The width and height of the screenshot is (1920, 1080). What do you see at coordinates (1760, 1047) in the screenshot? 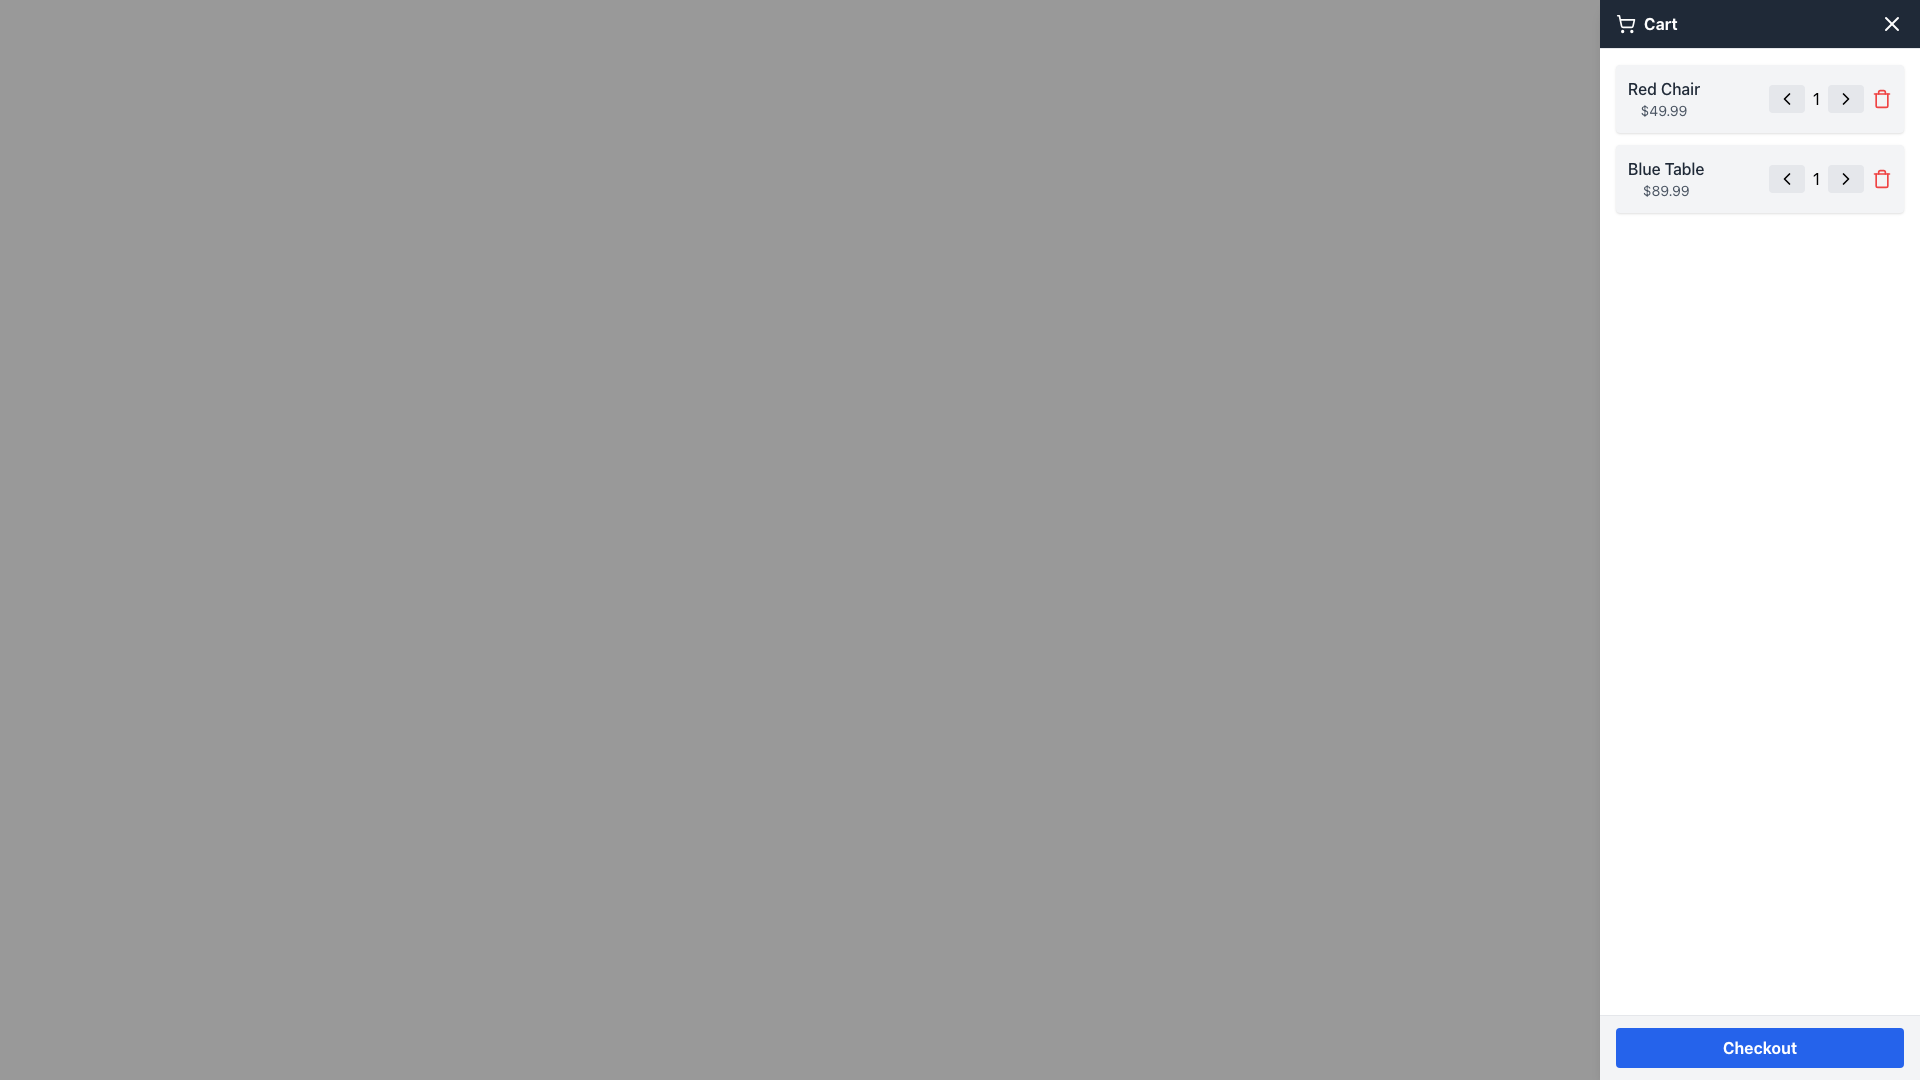
I see `the medium-sized rectangular button labeled 'Checkout' with a blue background to change its background color to a darker shade of blue, indicating interactivity` at bounding box center [1760, 1047].